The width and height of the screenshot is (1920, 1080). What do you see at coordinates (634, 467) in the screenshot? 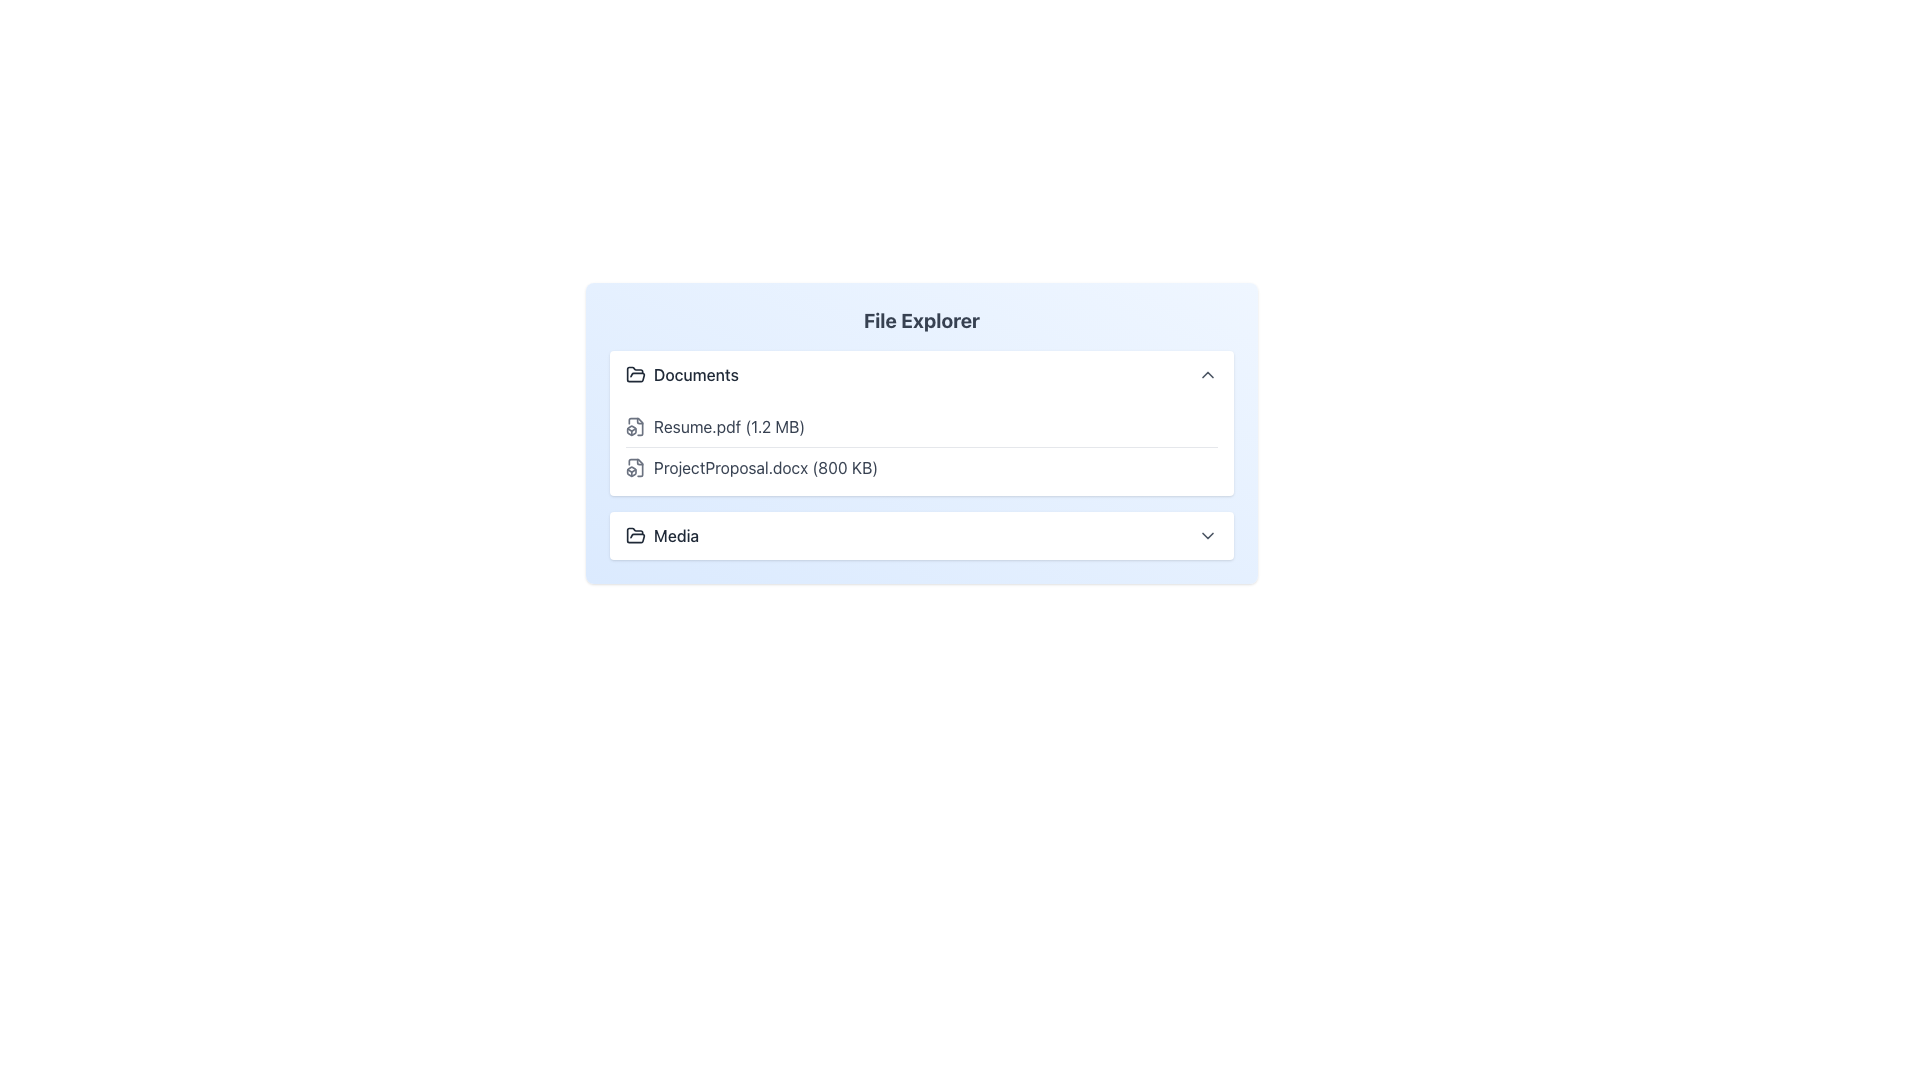
I see `the file type icon for 'ProjectProposal.docx (800 KB)', which is a grey document icon with a 3D box design, located in the second position within the file list in the 'File Explorer'` at bounding box center [634, 467].